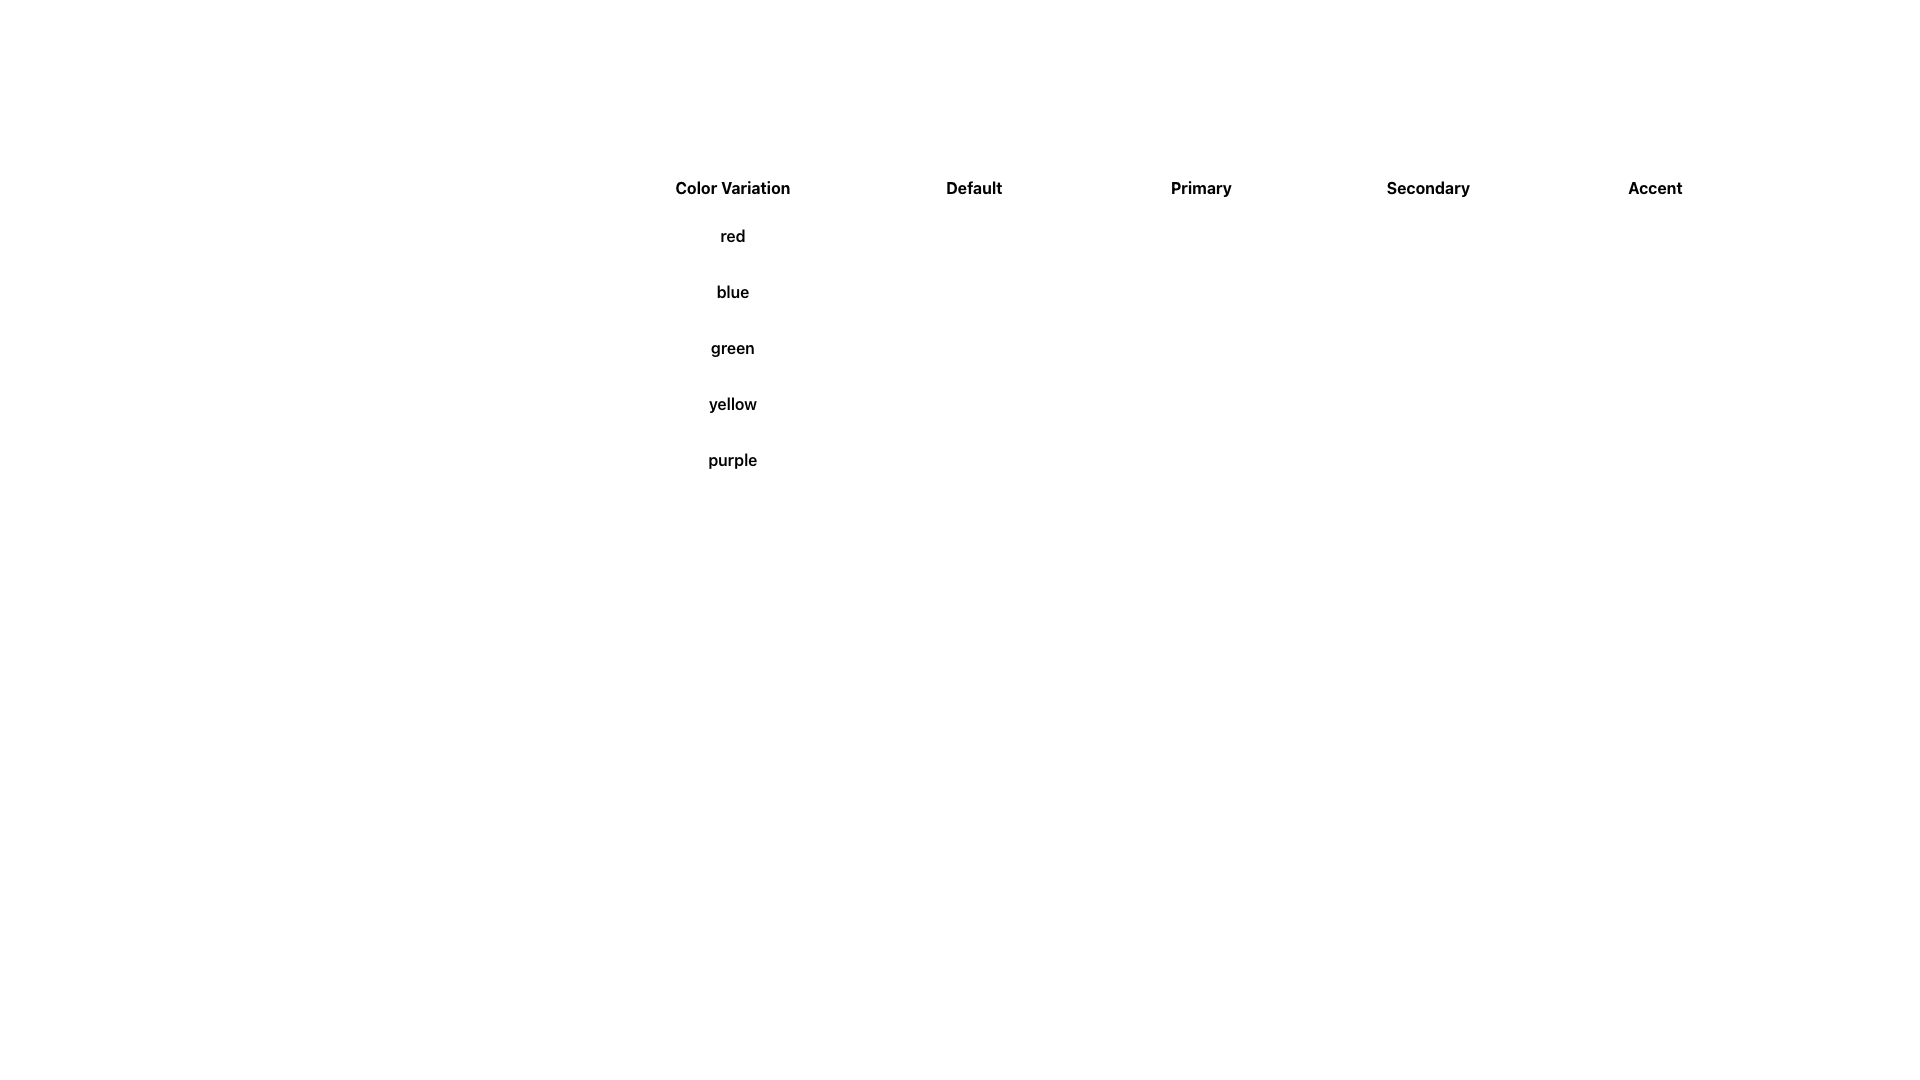 The height and width of the screenshot is (1080, 1920). What do you see at coordinates (1200, 188) in the screenshot?
I see `the 'Primary' text label which indicates a state or category, located in the third position among five horizontal labels` at bounding box center [1200, 188].